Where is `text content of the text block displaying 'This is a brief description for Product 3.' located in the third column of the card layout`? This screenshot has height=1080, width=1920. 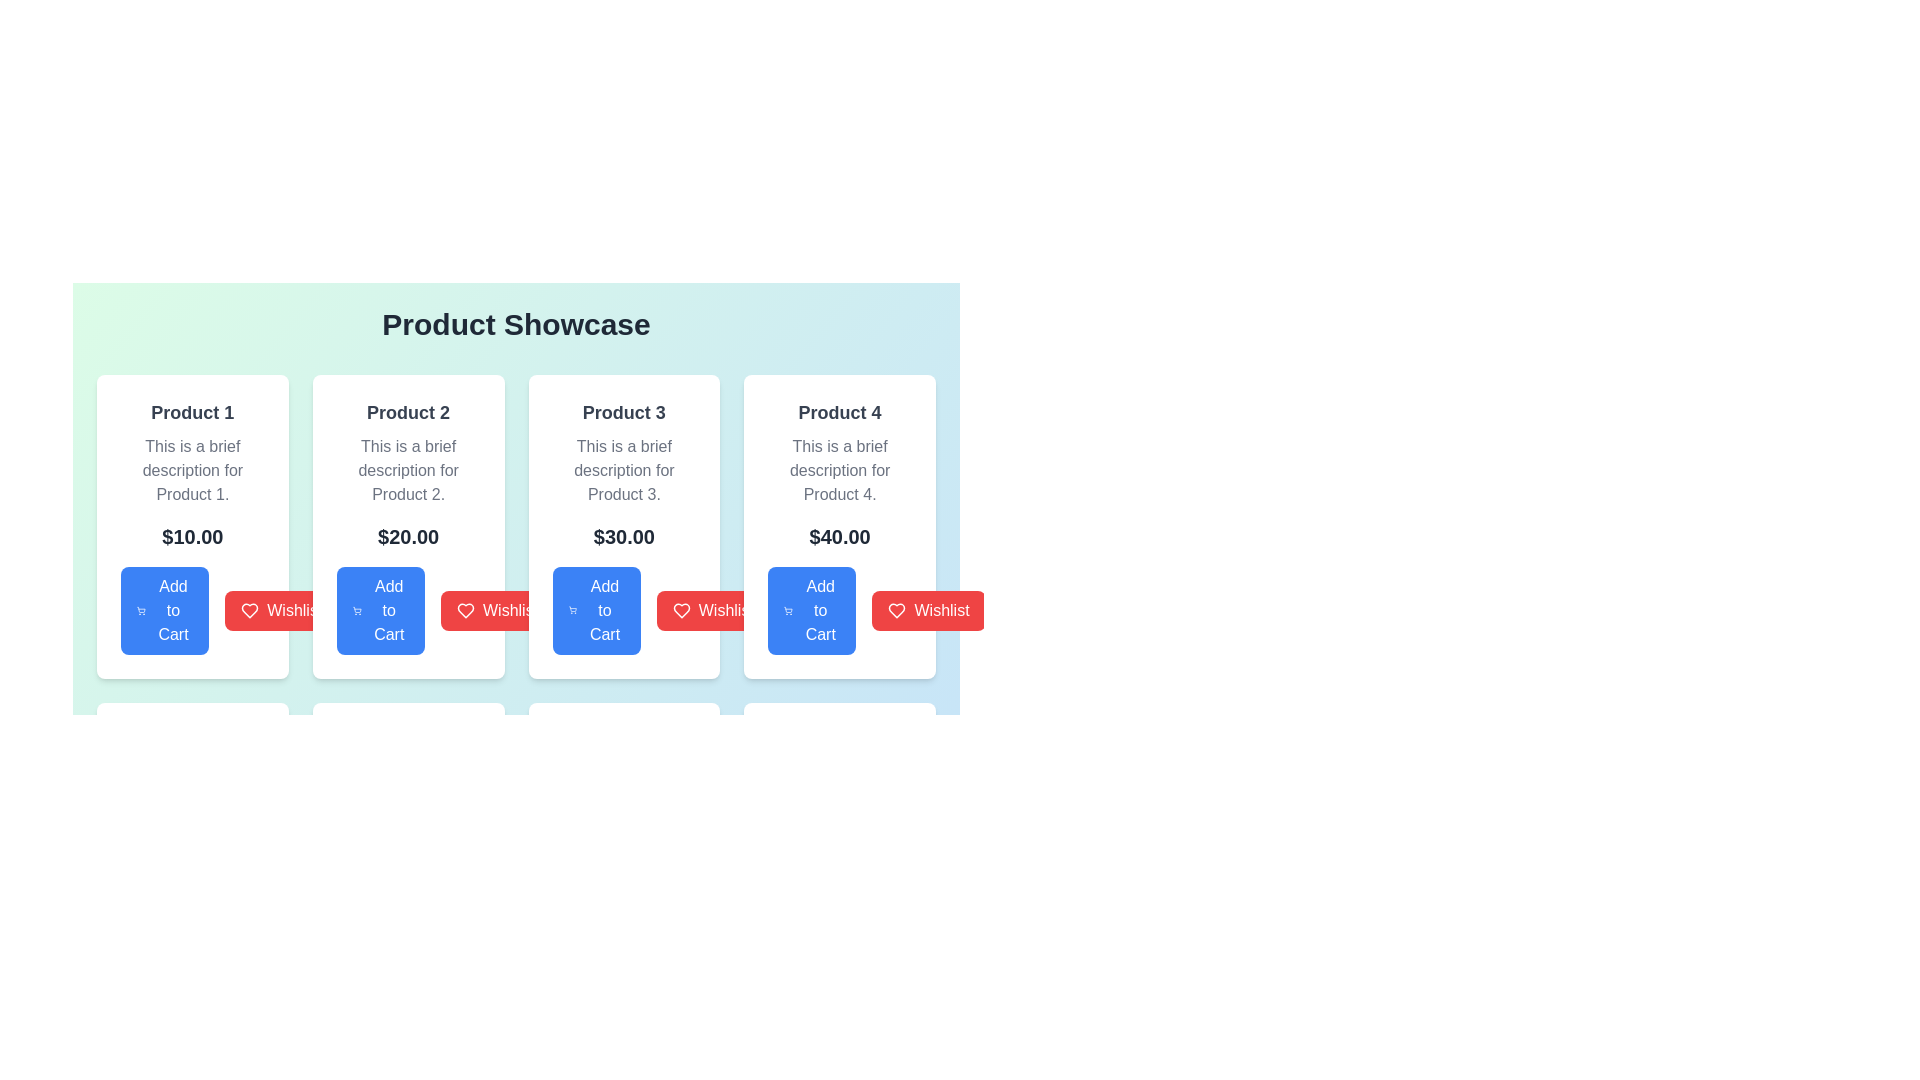 text content of the text block displaying 'This is a brief description for Product 3.' located in the third column of the card layout is located at coordinates (623, 470).